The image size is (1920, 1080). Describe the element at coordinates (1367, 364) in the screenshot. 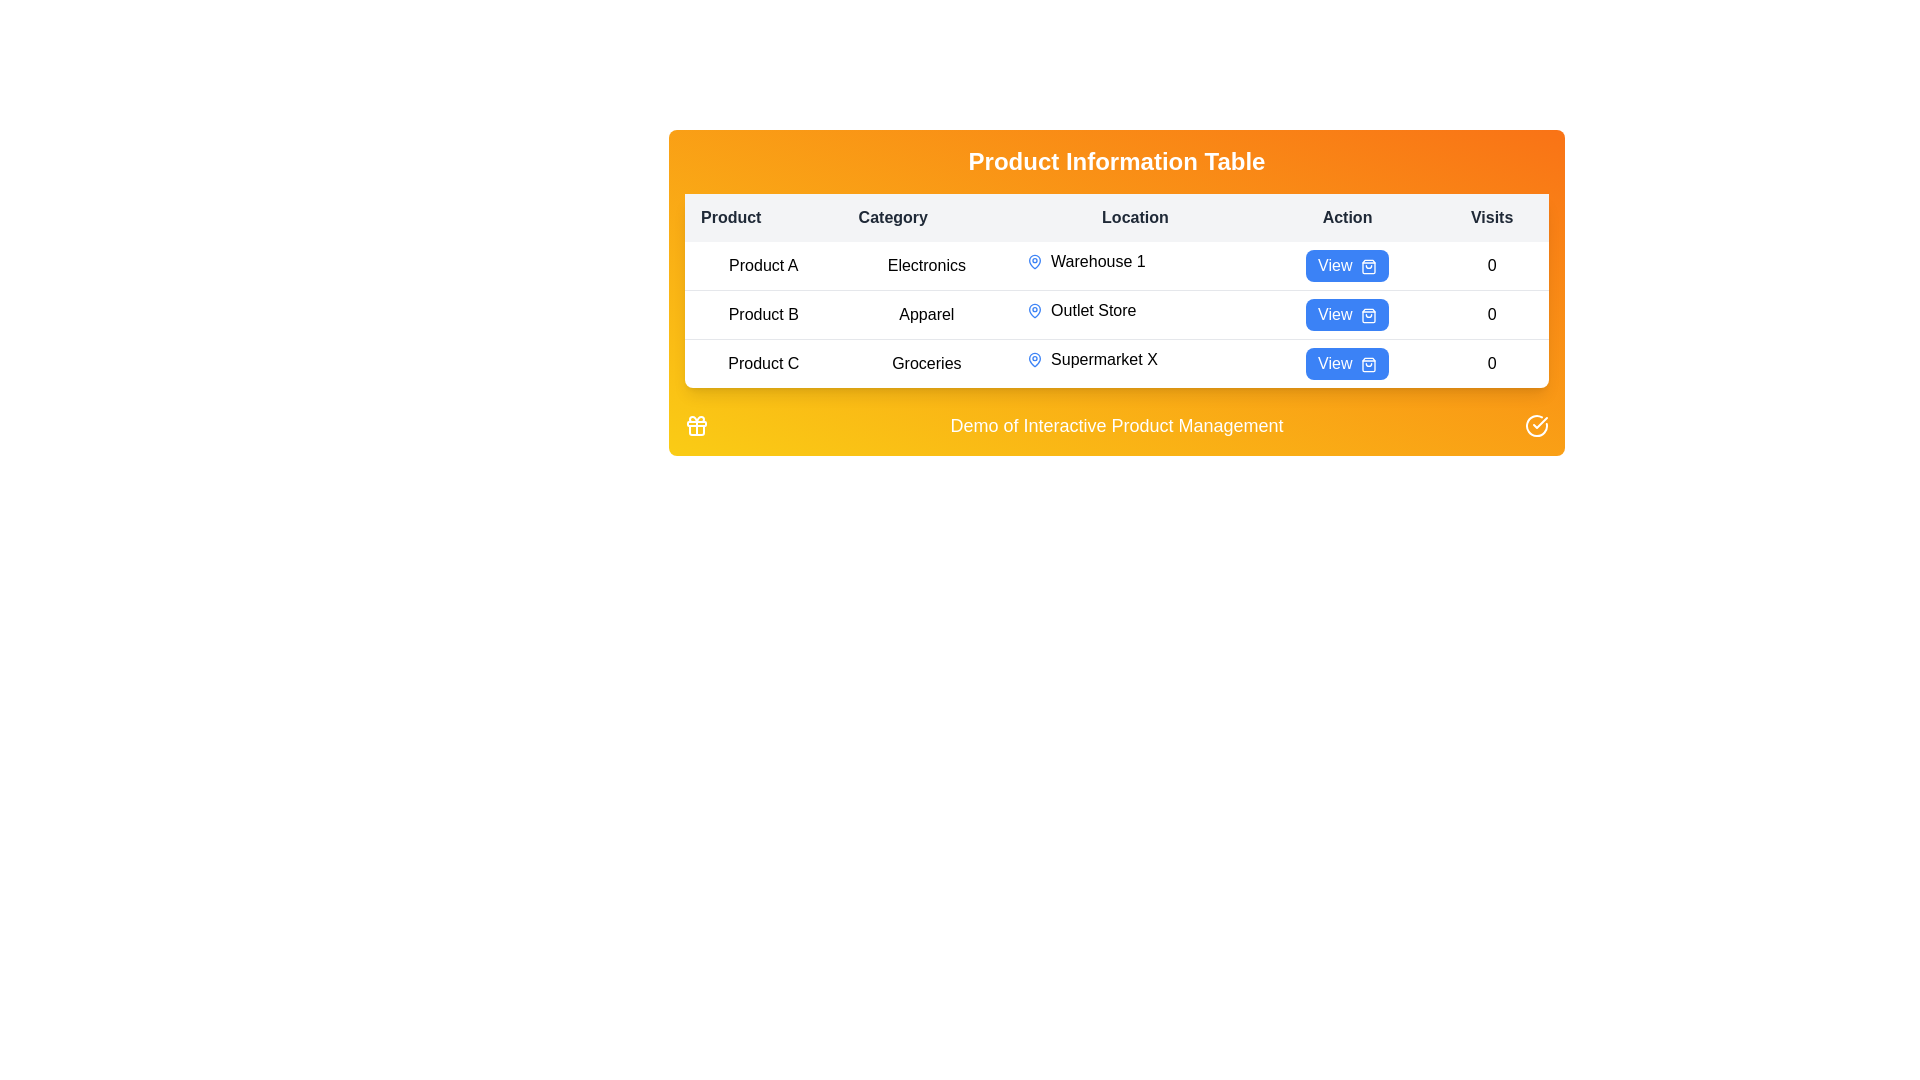

I see `the shopping bag icon located within the blue 'View' button in the 'Action' column of the 'Supermarket X' row, positioned to the right of the text 'View'` at that location.